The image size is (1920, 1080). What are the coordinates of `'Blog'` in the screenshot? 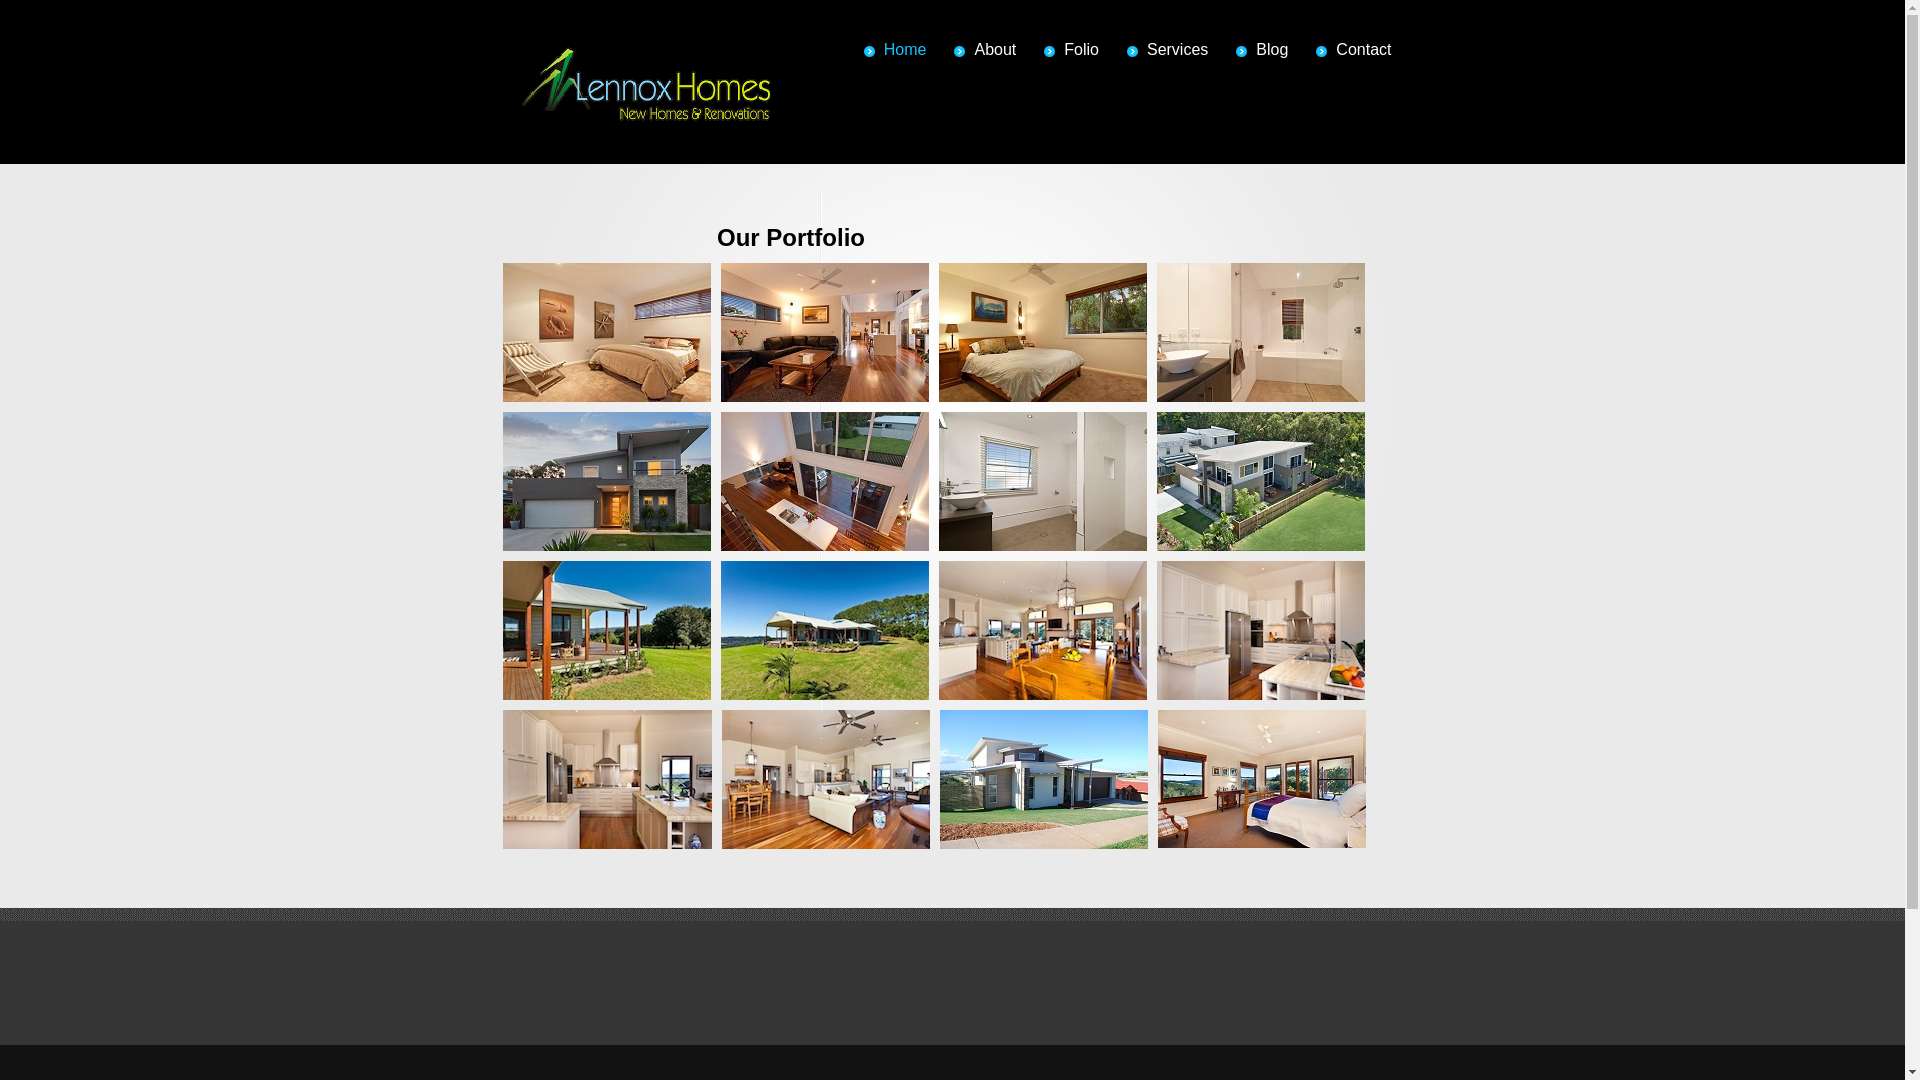 It's located at (1261, 49).